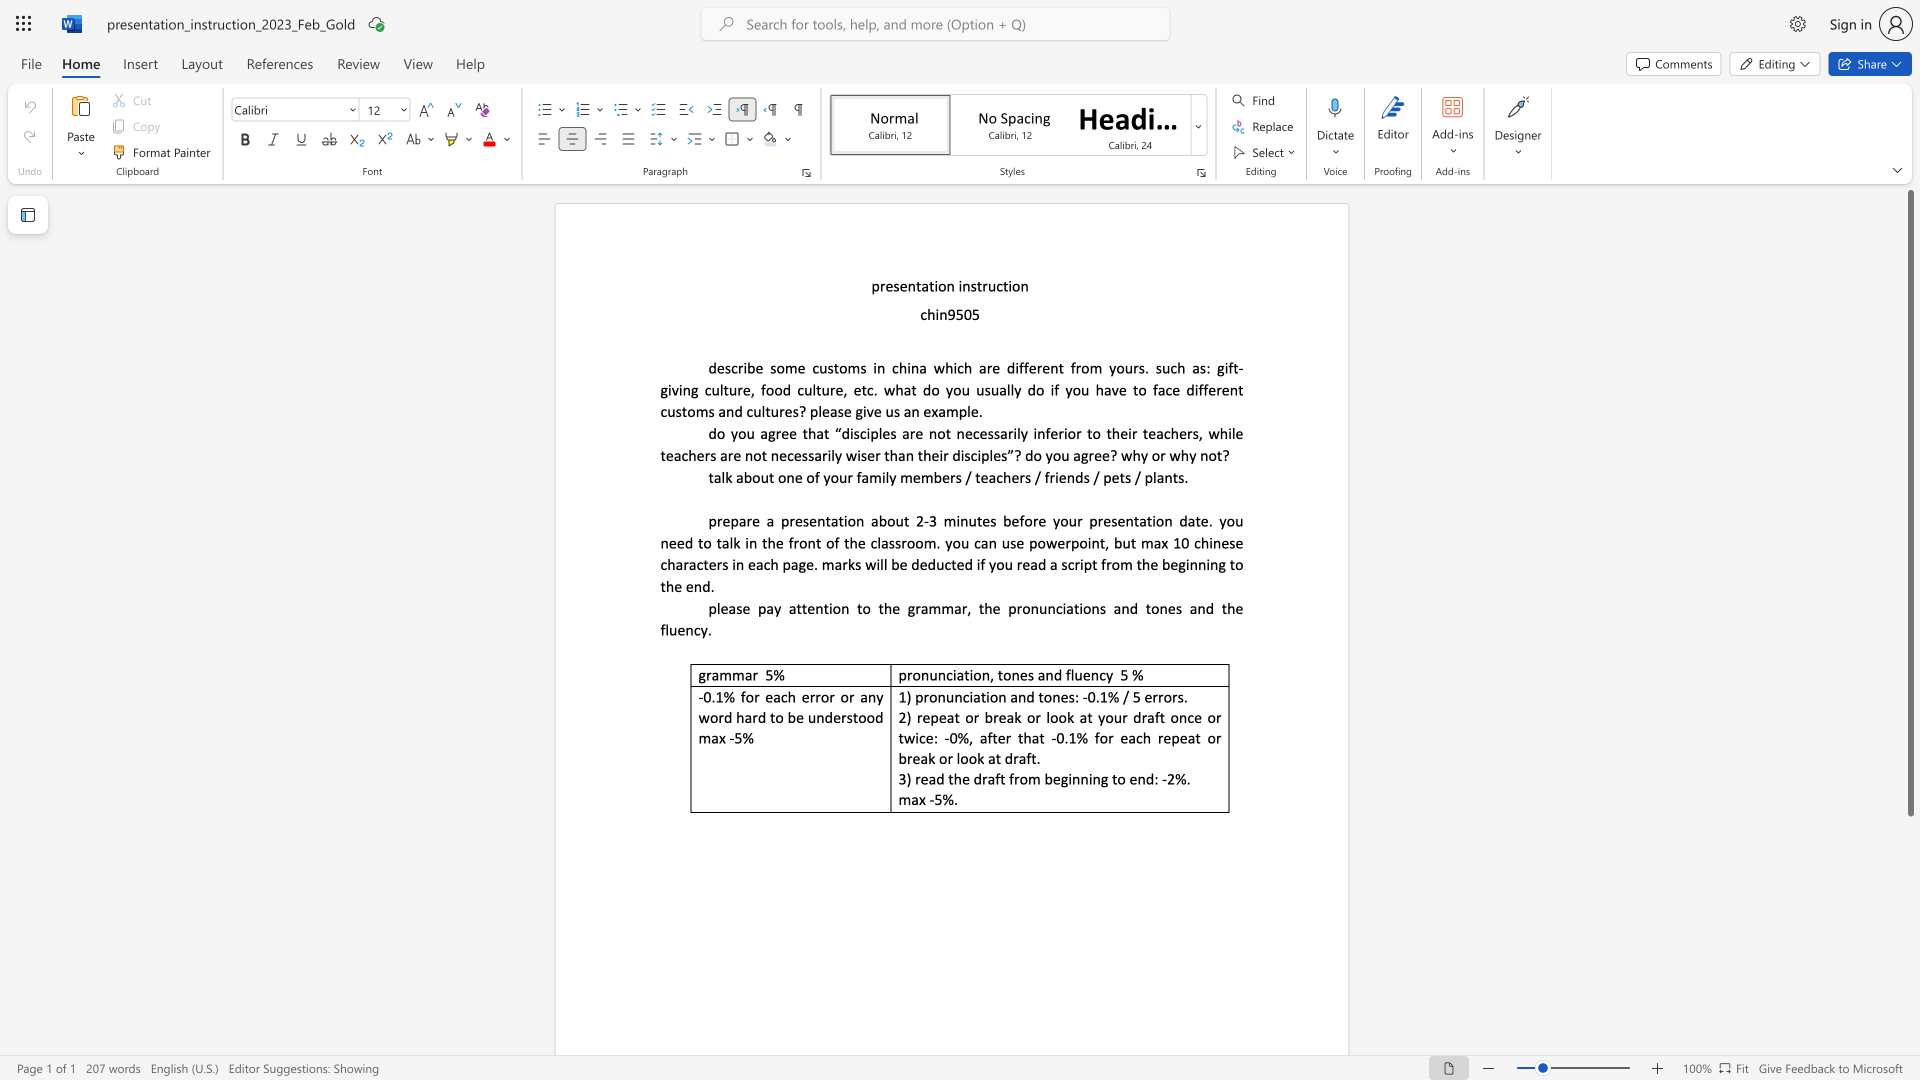 The image size is (1920, 1080). I want to click on the vertical scrollbar to lower the page content, so click(1909, 898).